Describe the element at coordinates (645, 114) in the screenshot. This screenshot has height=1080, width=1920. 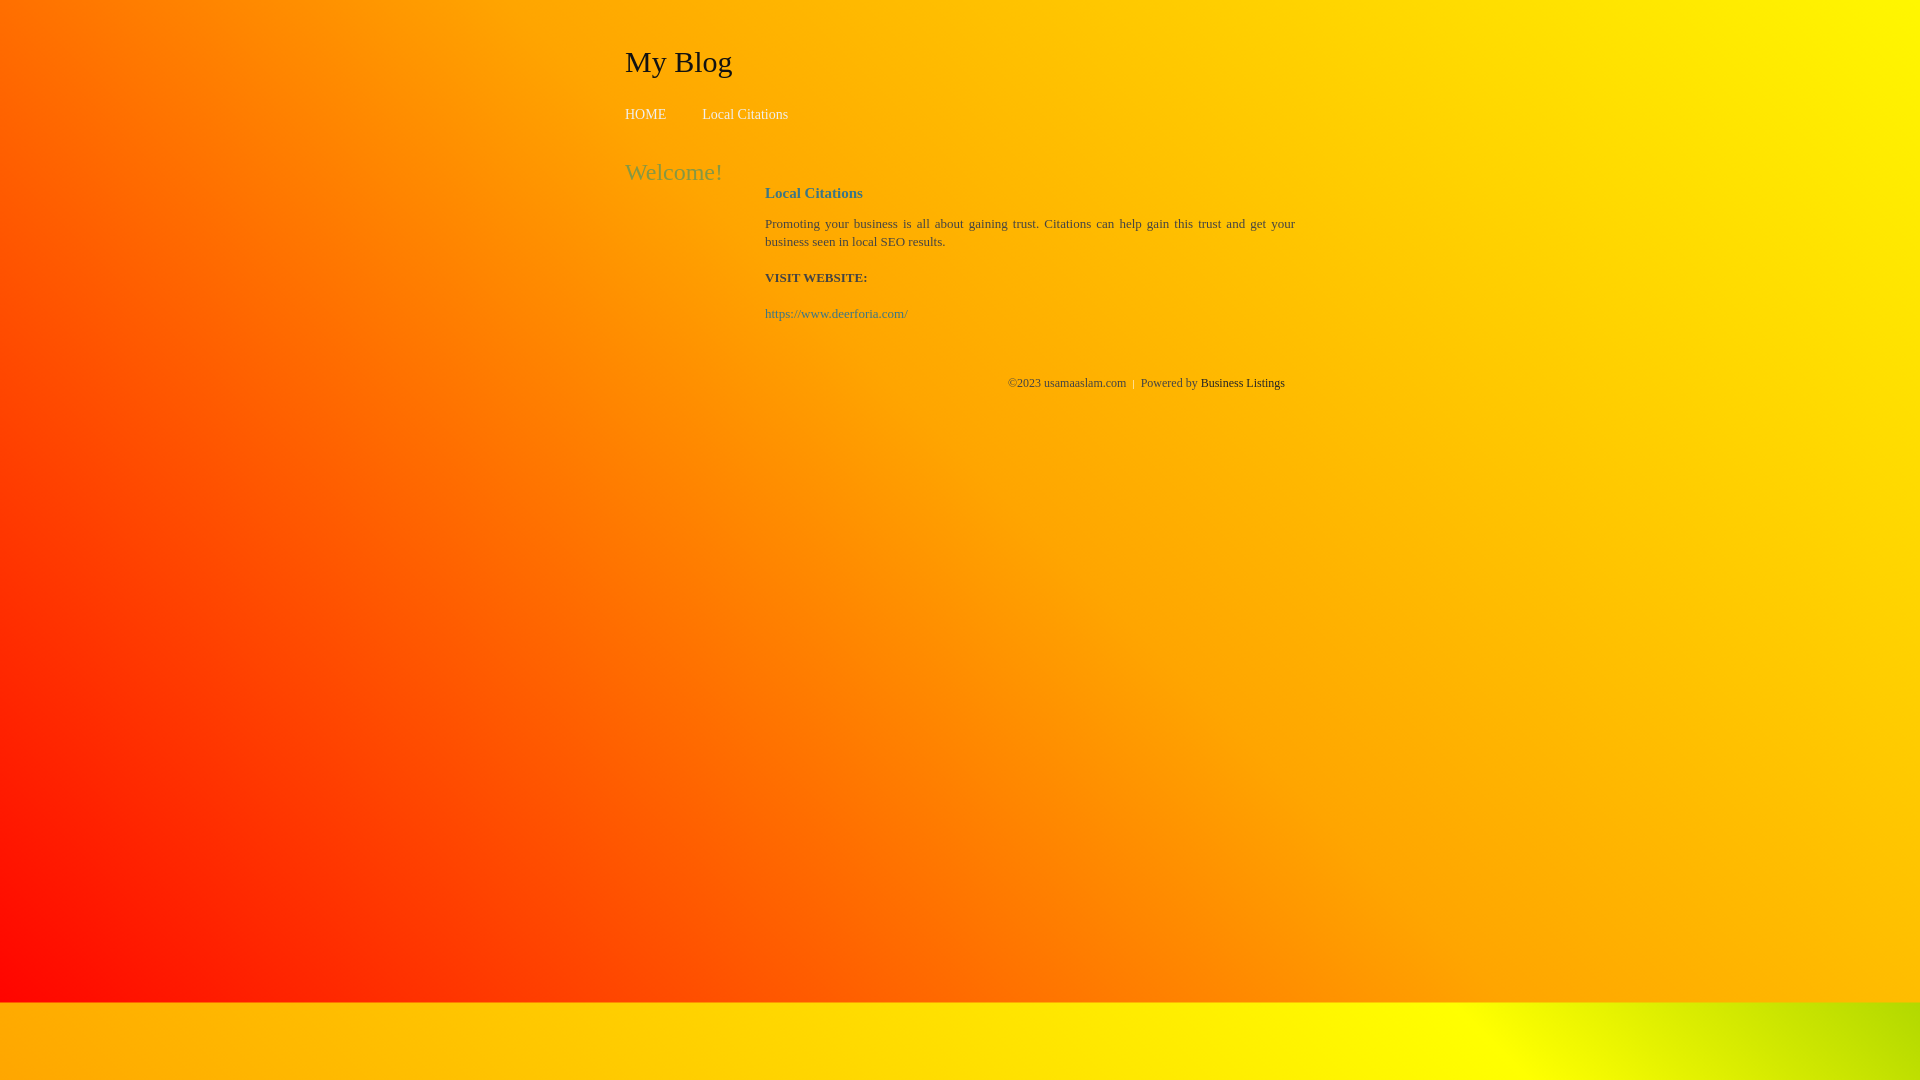
I see `'HOME'` at that location.